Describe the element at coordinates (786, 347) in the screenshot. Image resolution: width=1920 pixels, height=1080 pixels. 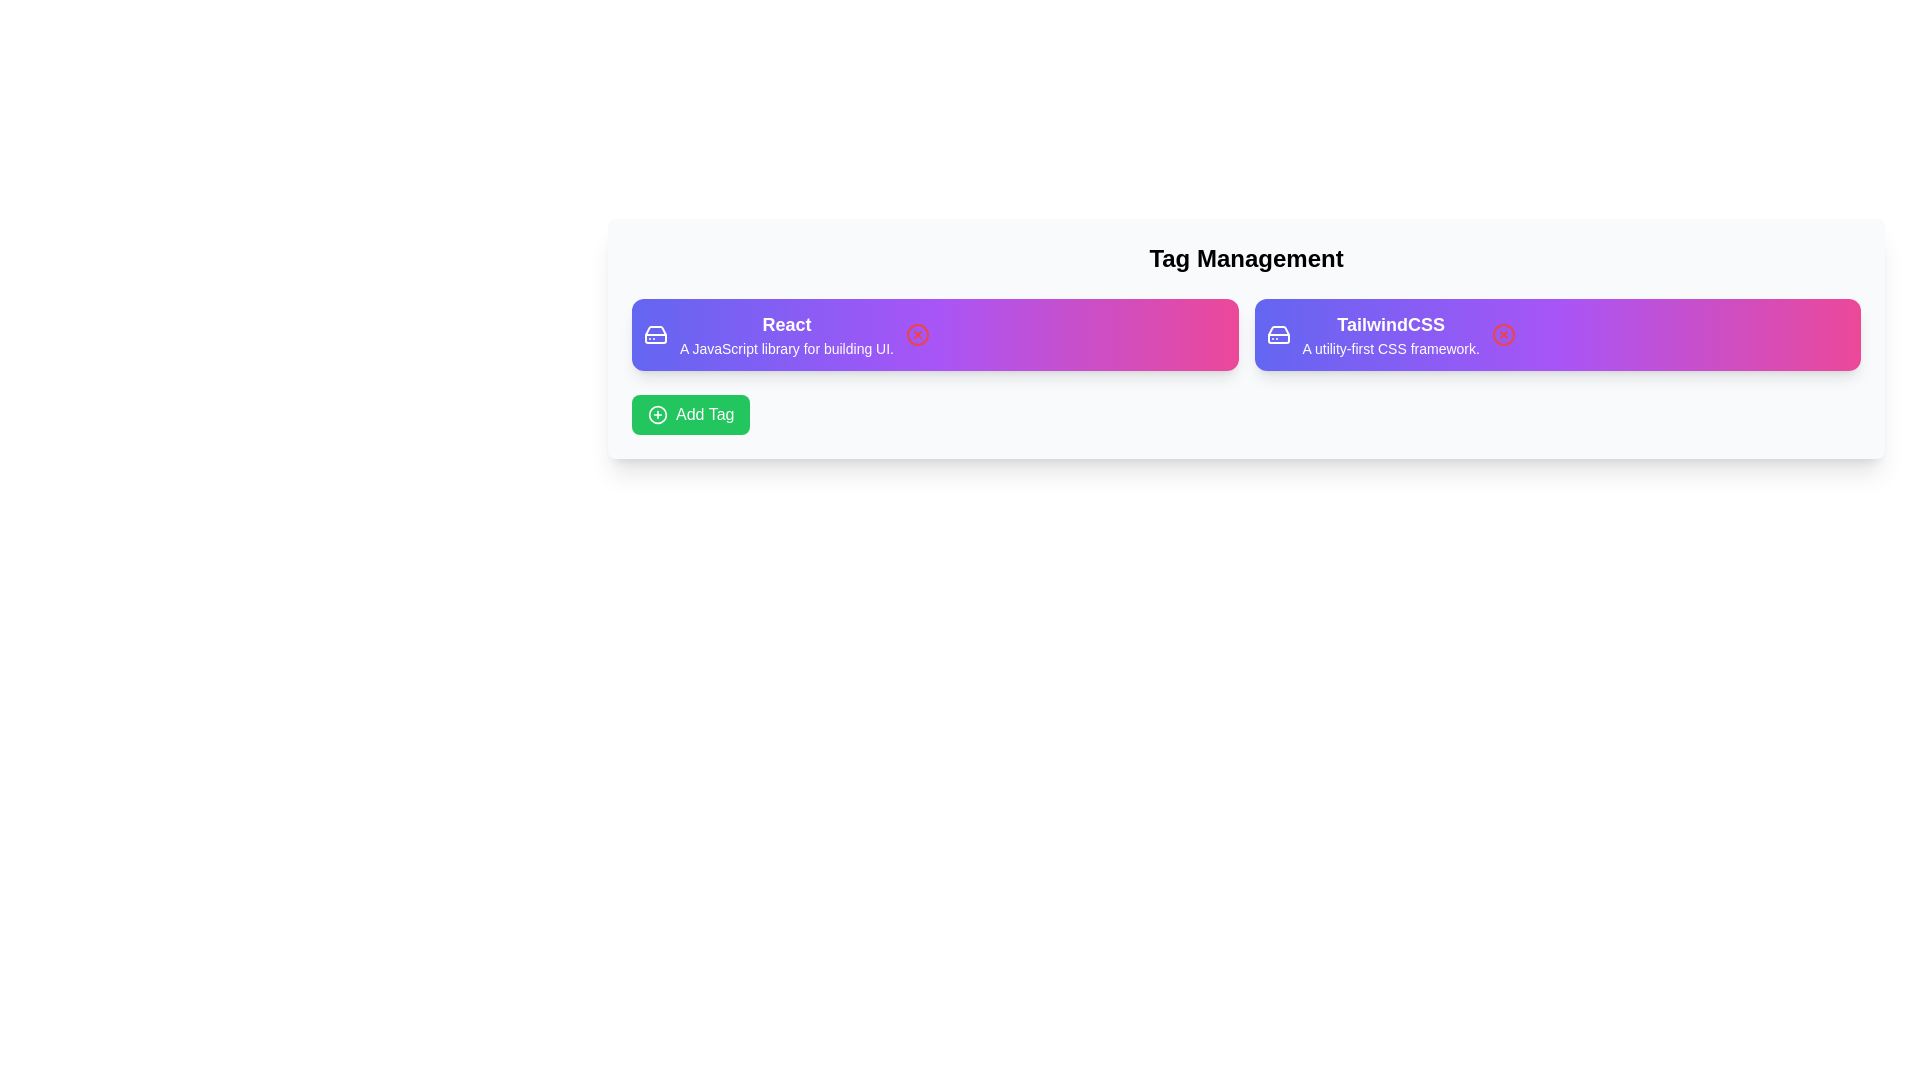
I see `the text element that reads 'A JavaScript library for building UI.' which is located below the heading 'React' within a gradient-colored rectangular area` at that location.